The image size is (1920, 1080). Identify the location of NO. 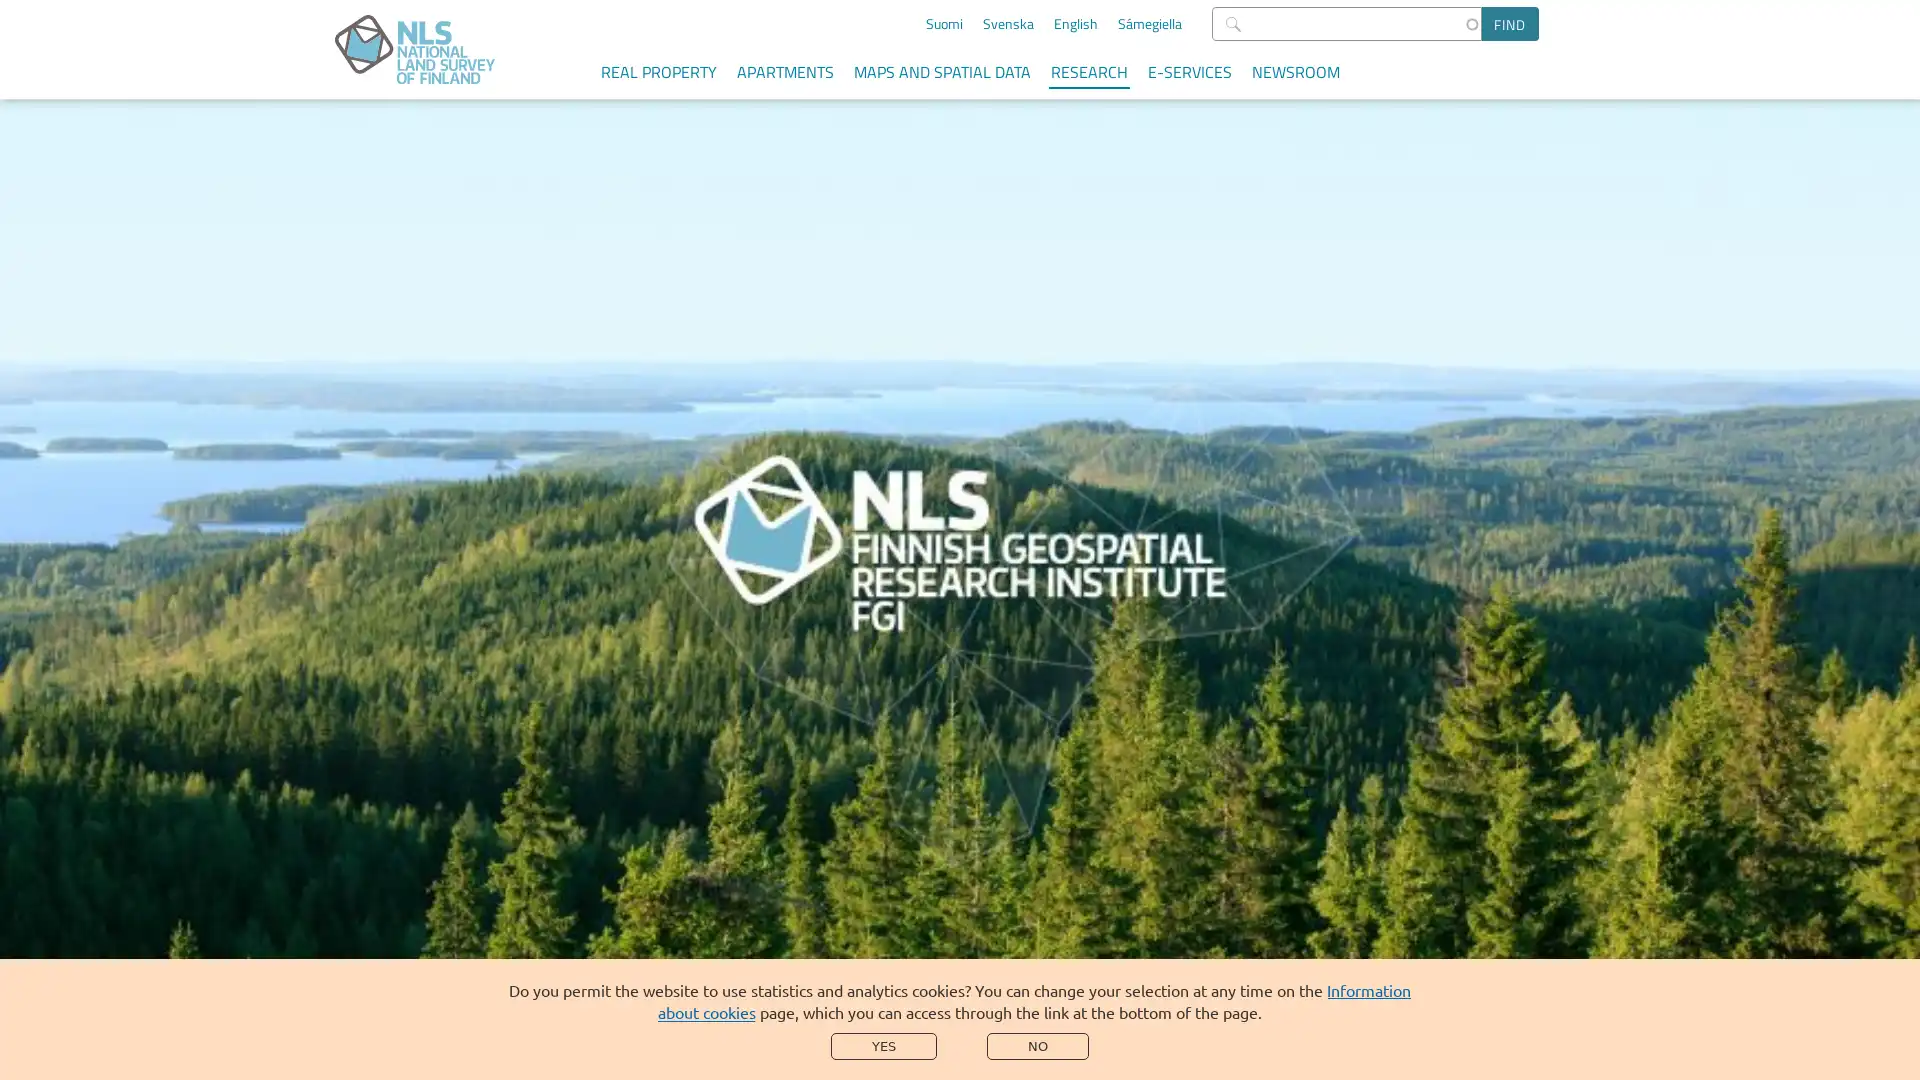
(1037, 1045).